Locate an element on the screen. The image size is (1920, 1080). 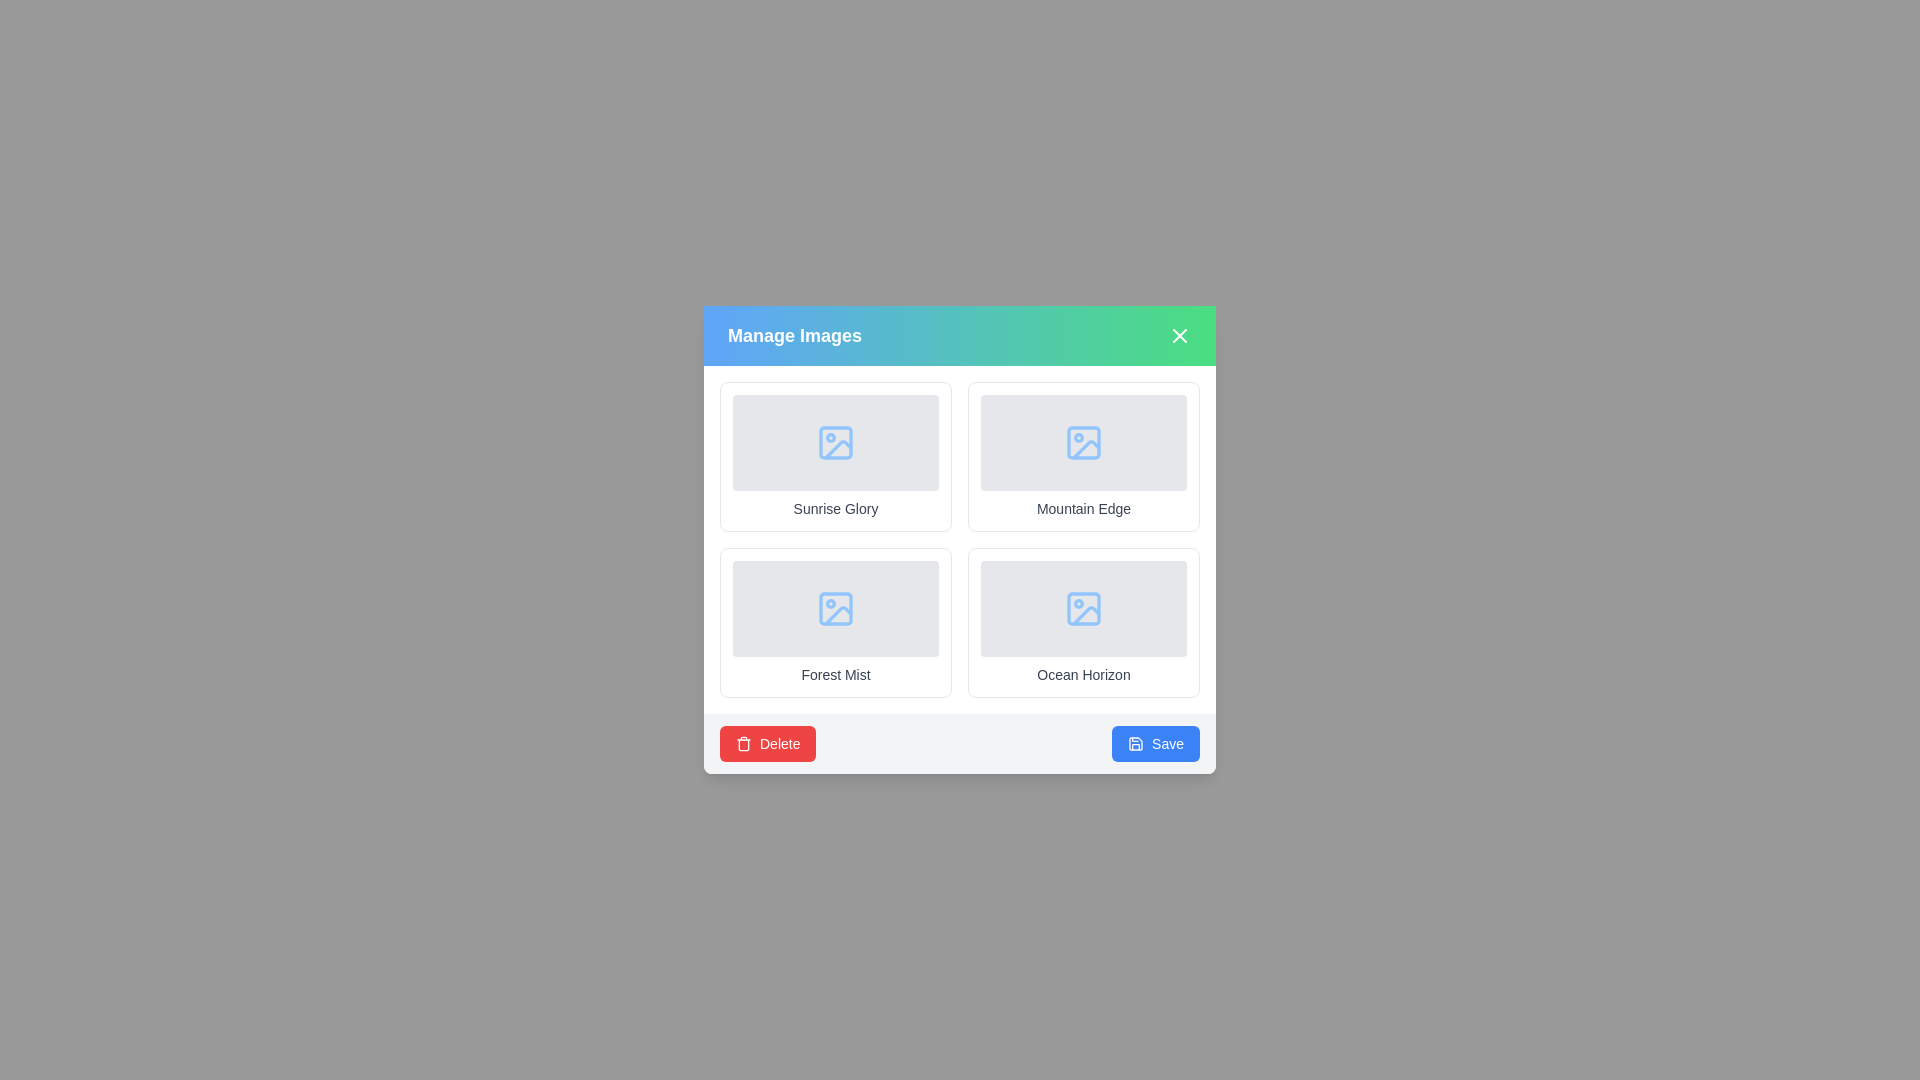
the first selectable card in the 2x2 grid layout, which features a gray background and the text 'Sunrise Glory' below a blue-gray mountain icon is located at coordinates (835, 456).